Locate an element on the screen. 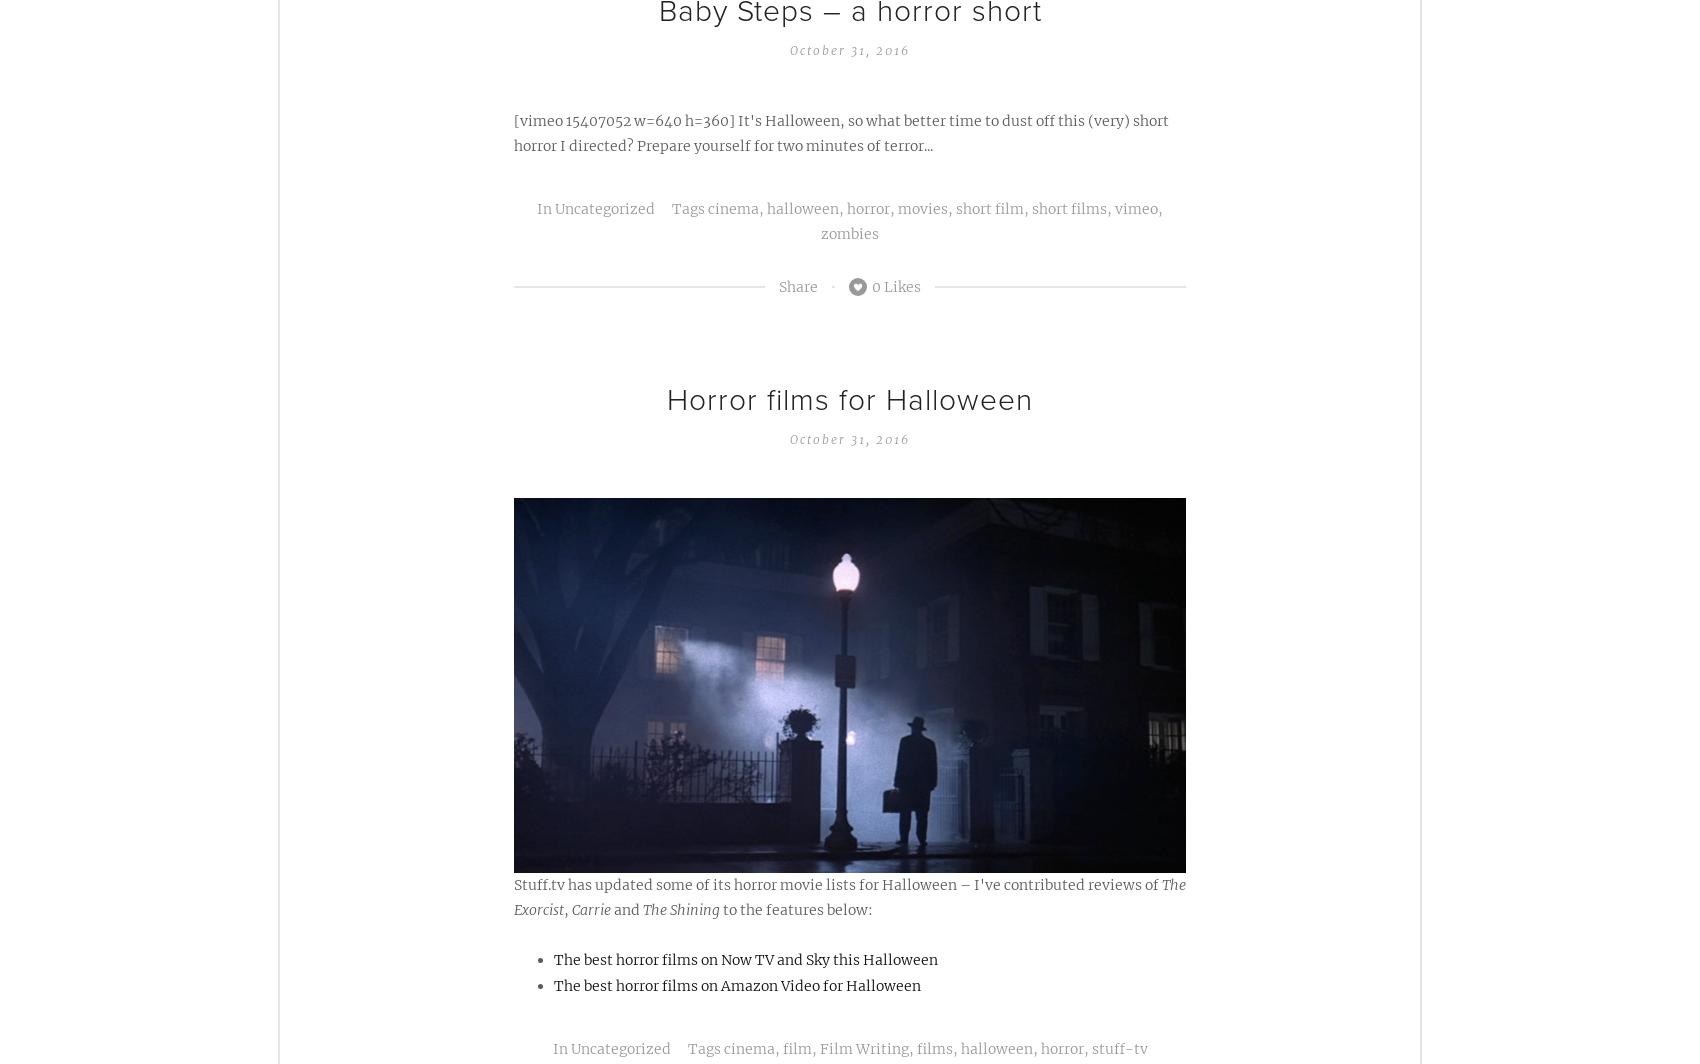 Image resolution: width=1700 pixels, height=1064 pixels. 'The best horror films on Amazon Video for Halloween' is located at coordinates (737, 985).